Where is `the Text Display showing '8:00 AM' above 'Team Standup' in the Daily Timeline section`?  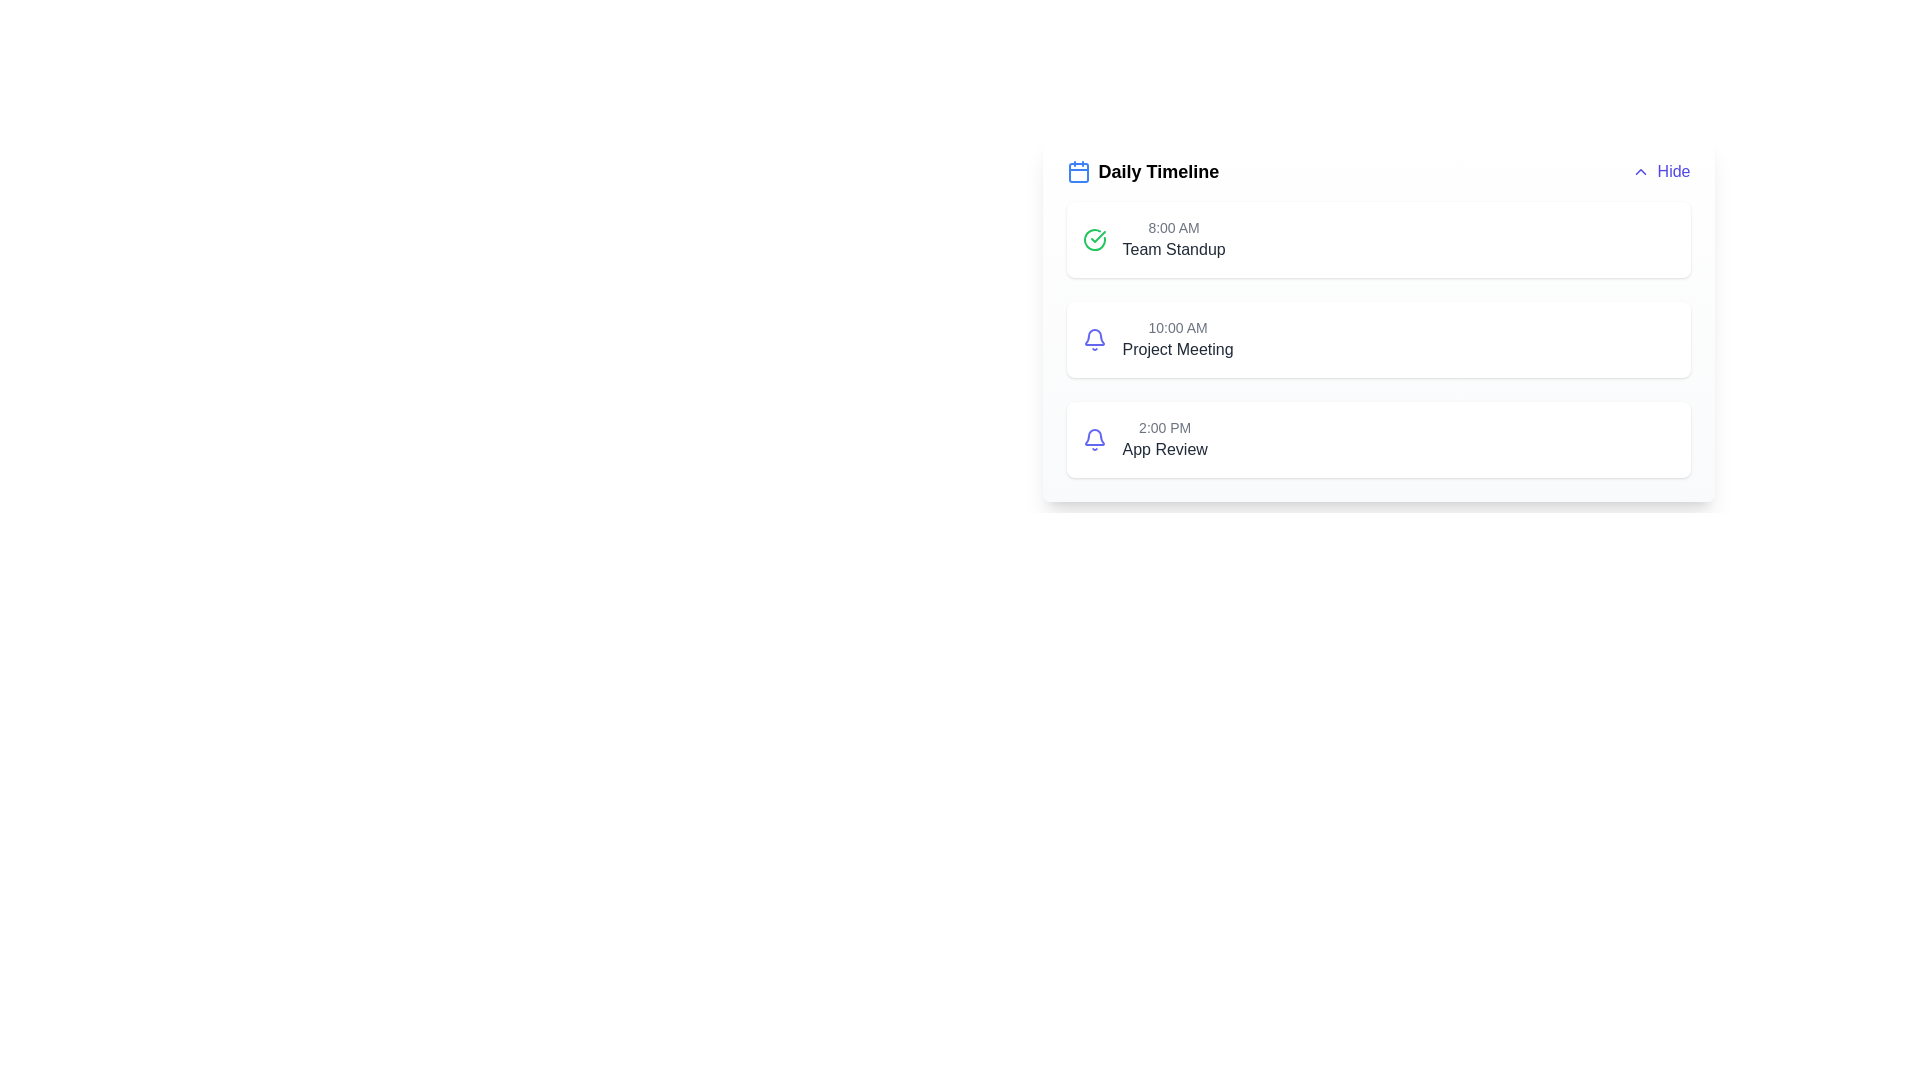 the Text Display showing '8:00 AM' above 'Team Standup' in the Daily Timeline section is located at coordinates (1174, 238).